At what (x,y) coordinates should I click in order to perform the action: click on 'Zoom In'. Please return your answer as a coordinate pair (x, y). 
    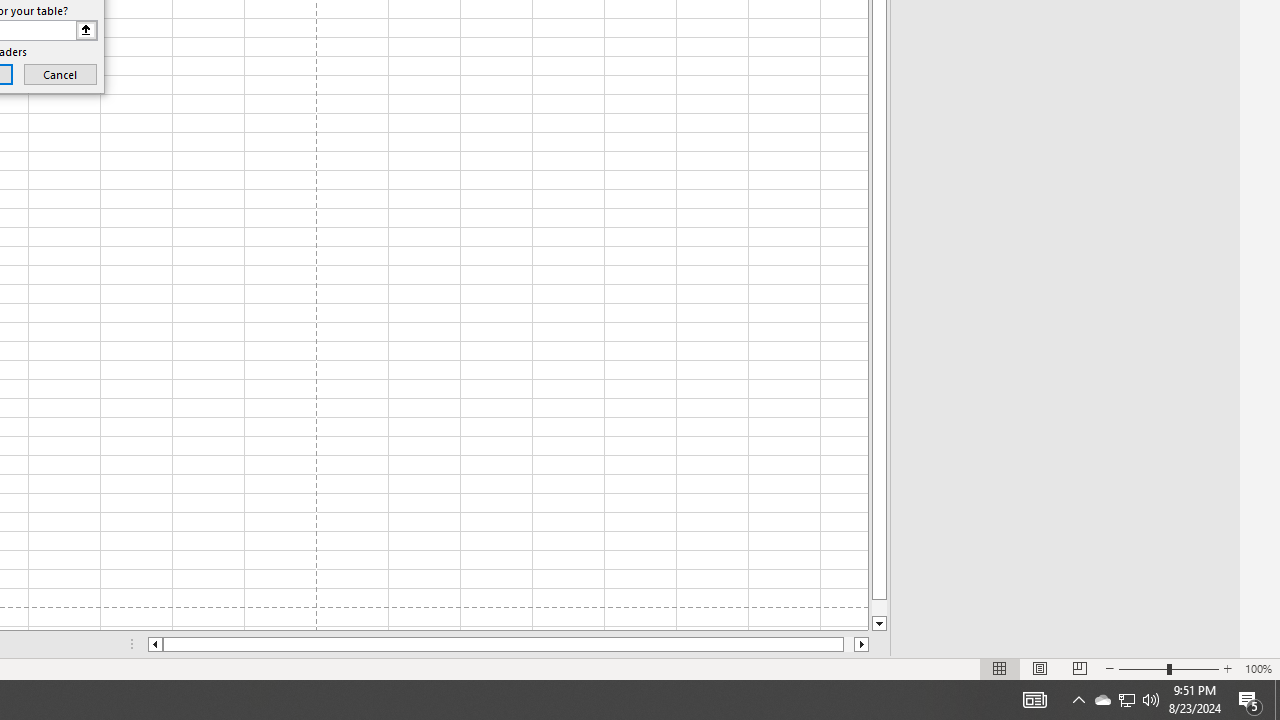
    Looking at the image, I should click on (1226, 669).